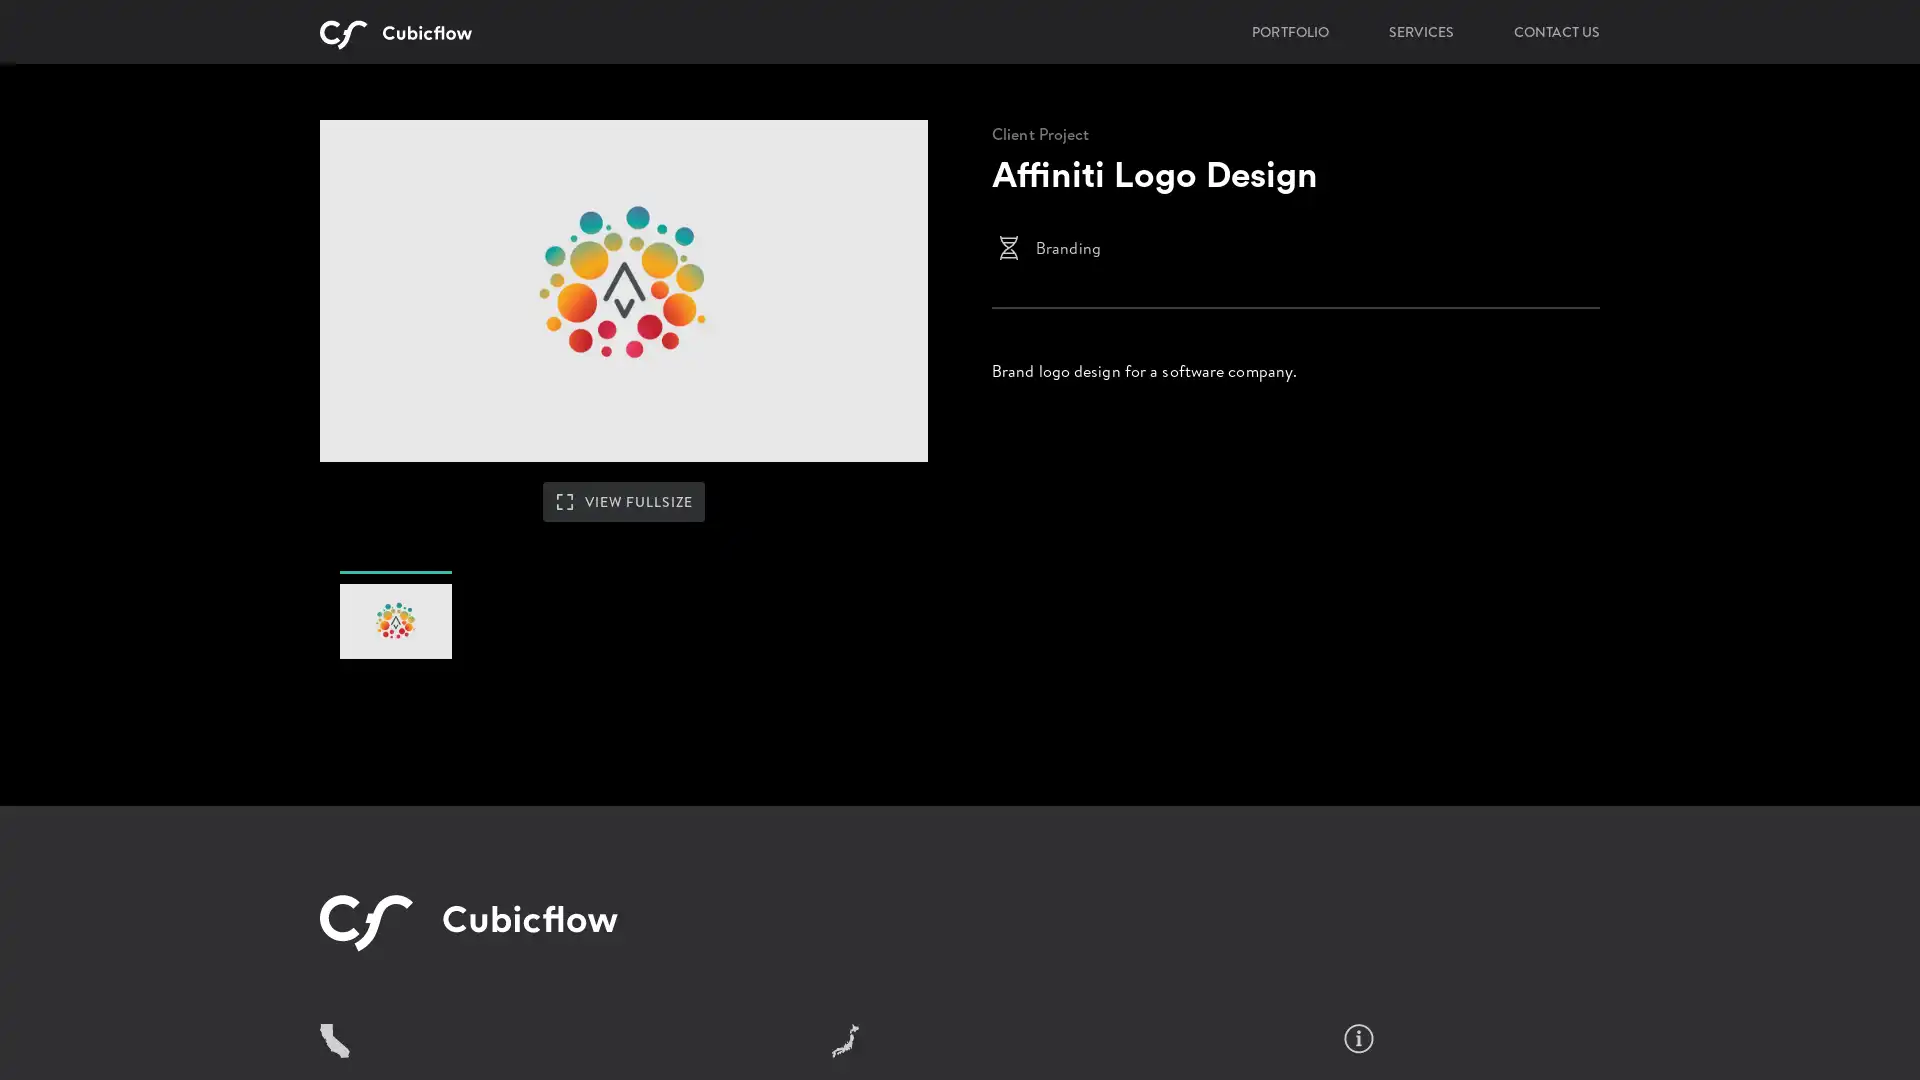 The height and width of the screenshot is (1080, 1920). What do you see at coordinates (623, 564) in the screenshot?
I see `VIEW FULLSIZE` at bounding box center [623, 564].